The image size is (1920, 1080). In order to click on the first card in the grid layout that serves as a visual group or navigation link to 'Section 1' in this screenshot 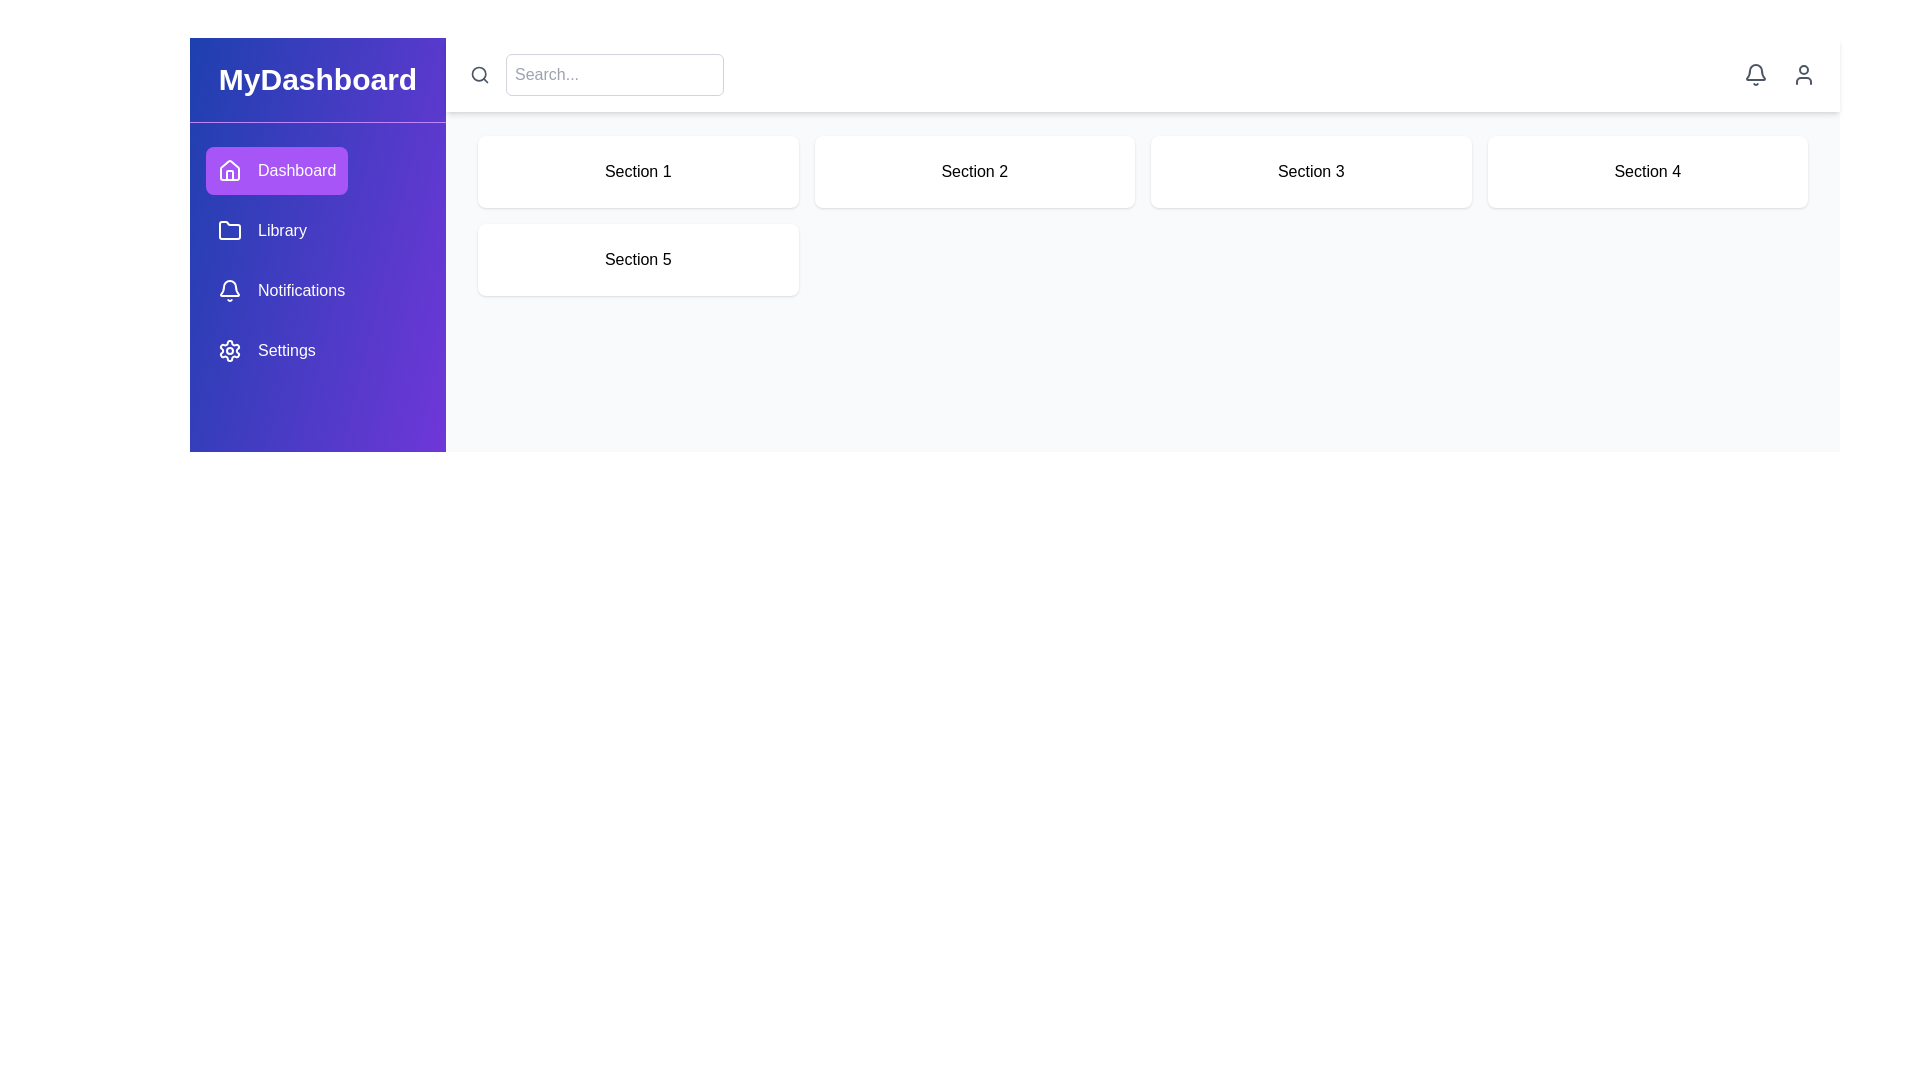, I will do `click(637, 171)`.